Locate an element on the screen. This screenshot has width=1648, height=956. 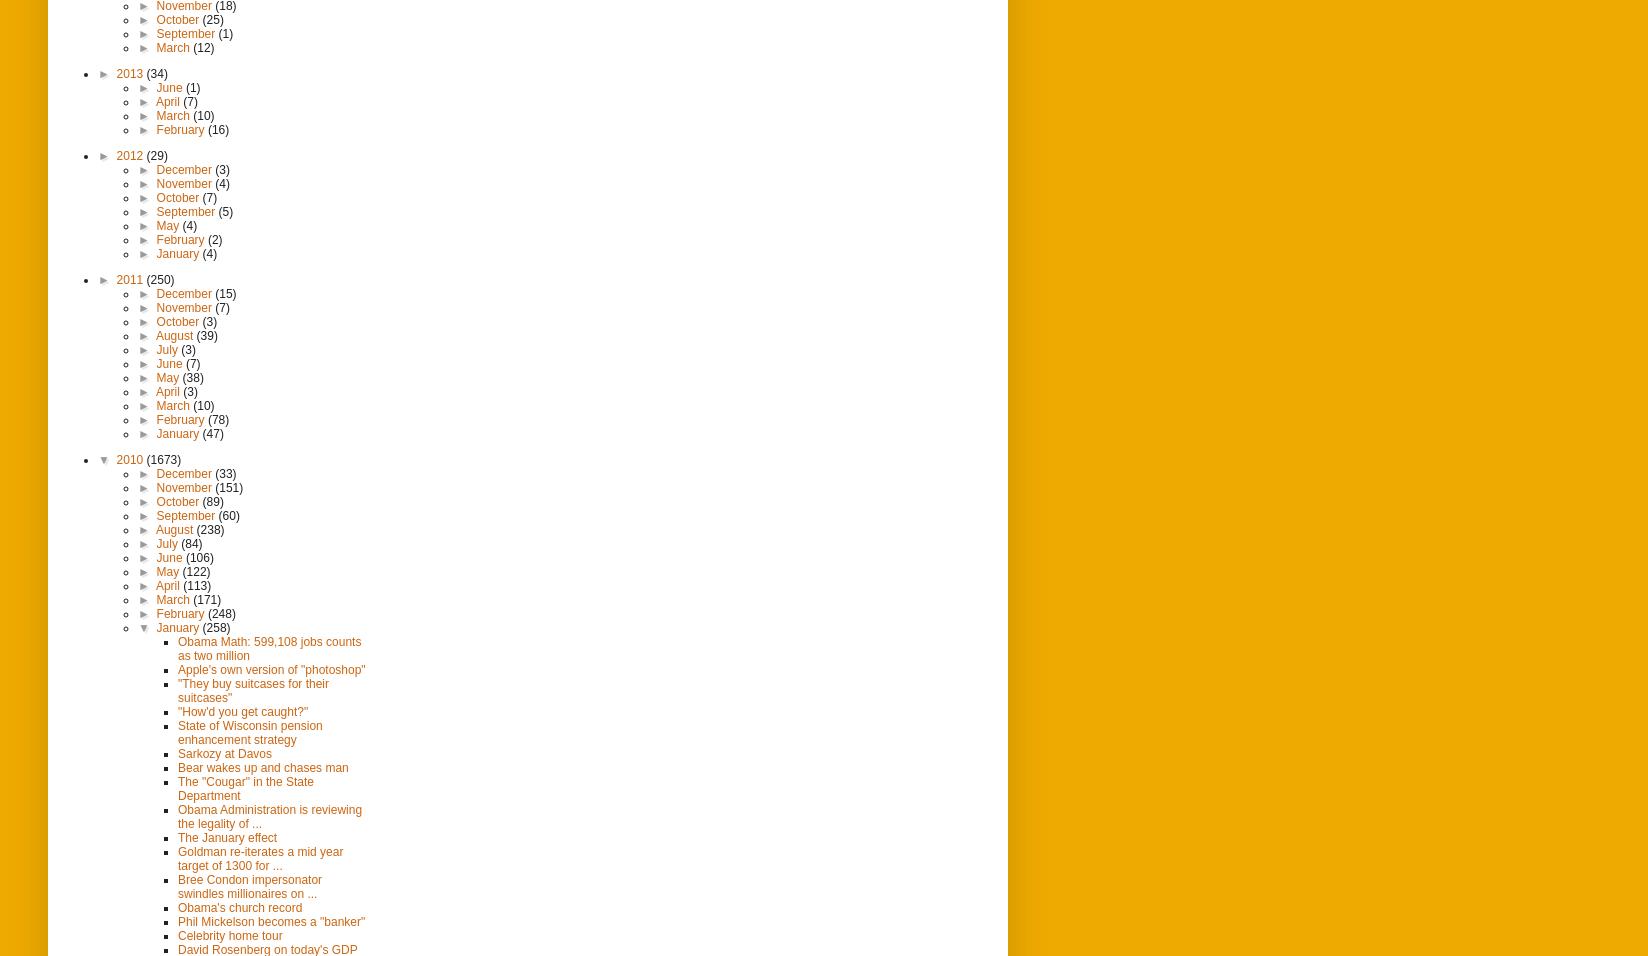
'(89)' is located at coordinates (211, 500).